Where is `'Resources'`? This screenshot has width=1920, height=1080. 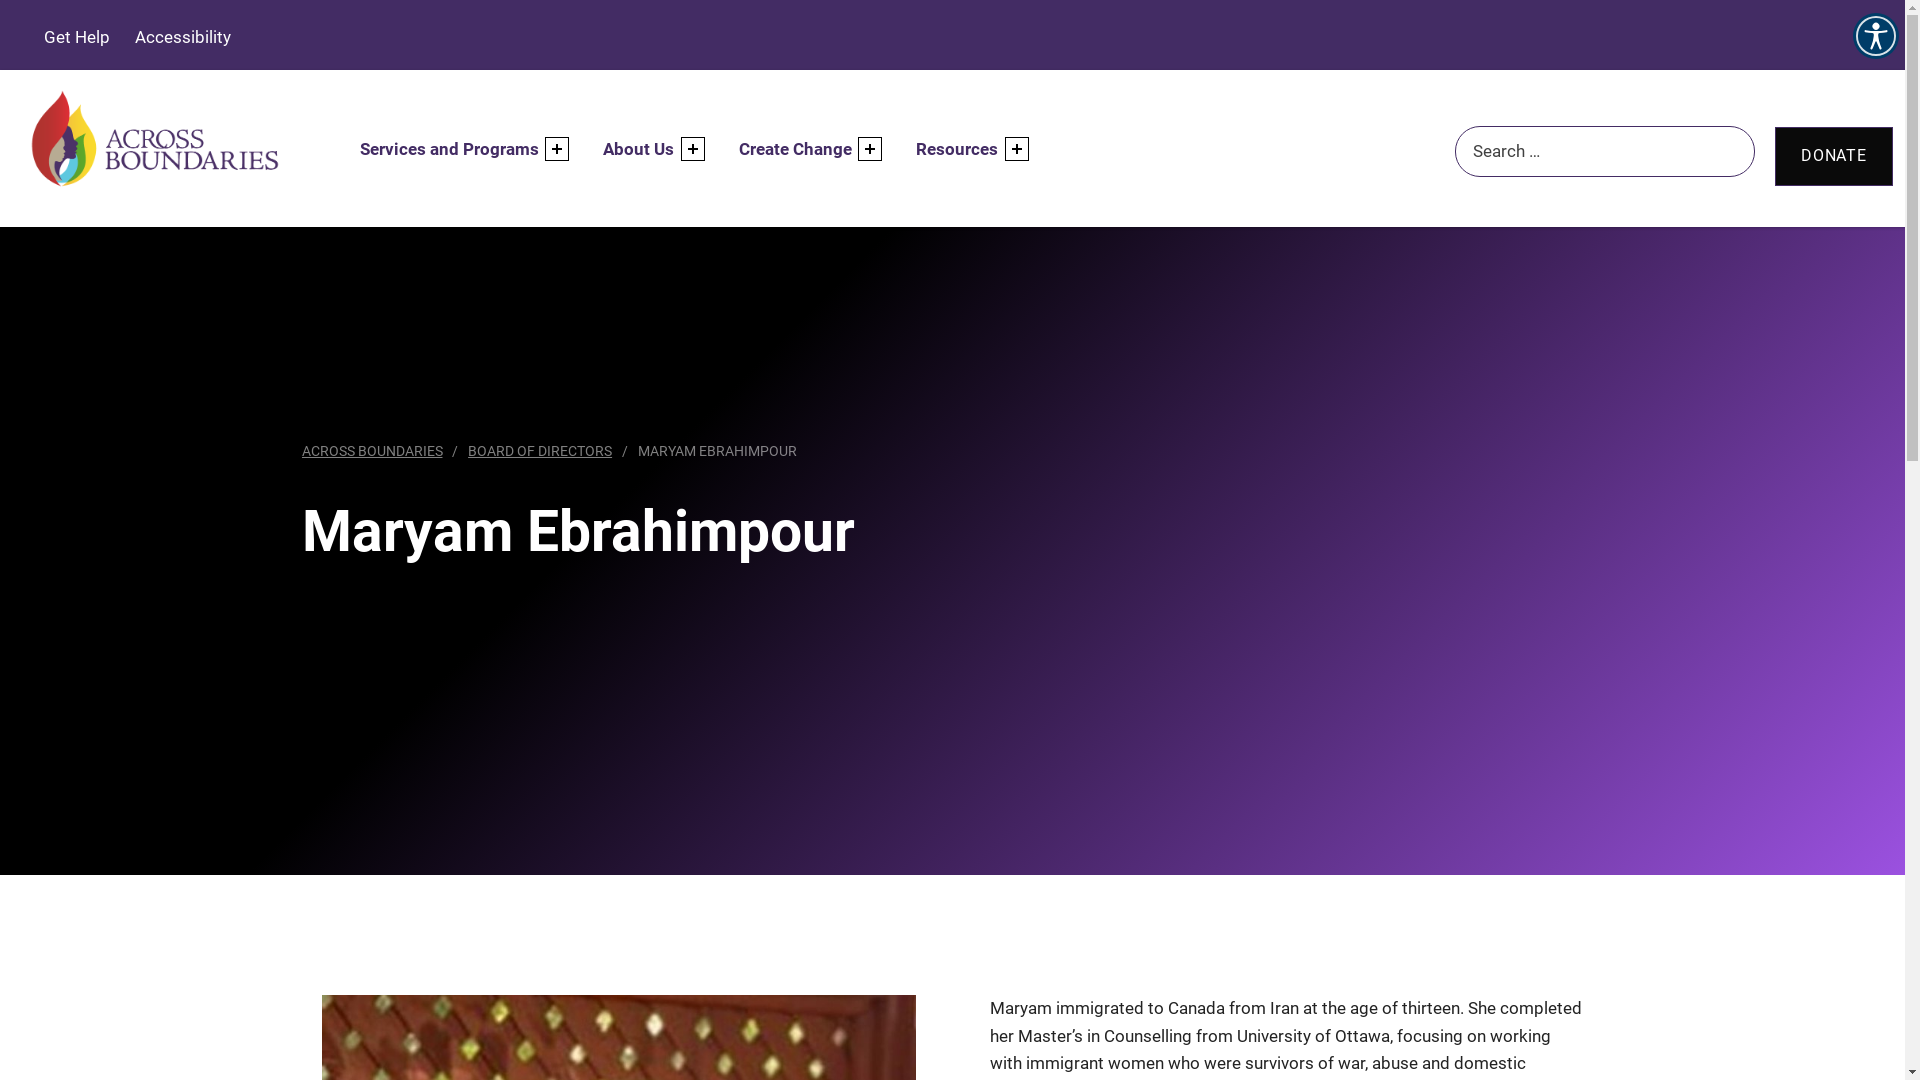
'Resources' is located at coordinates (960, 148).